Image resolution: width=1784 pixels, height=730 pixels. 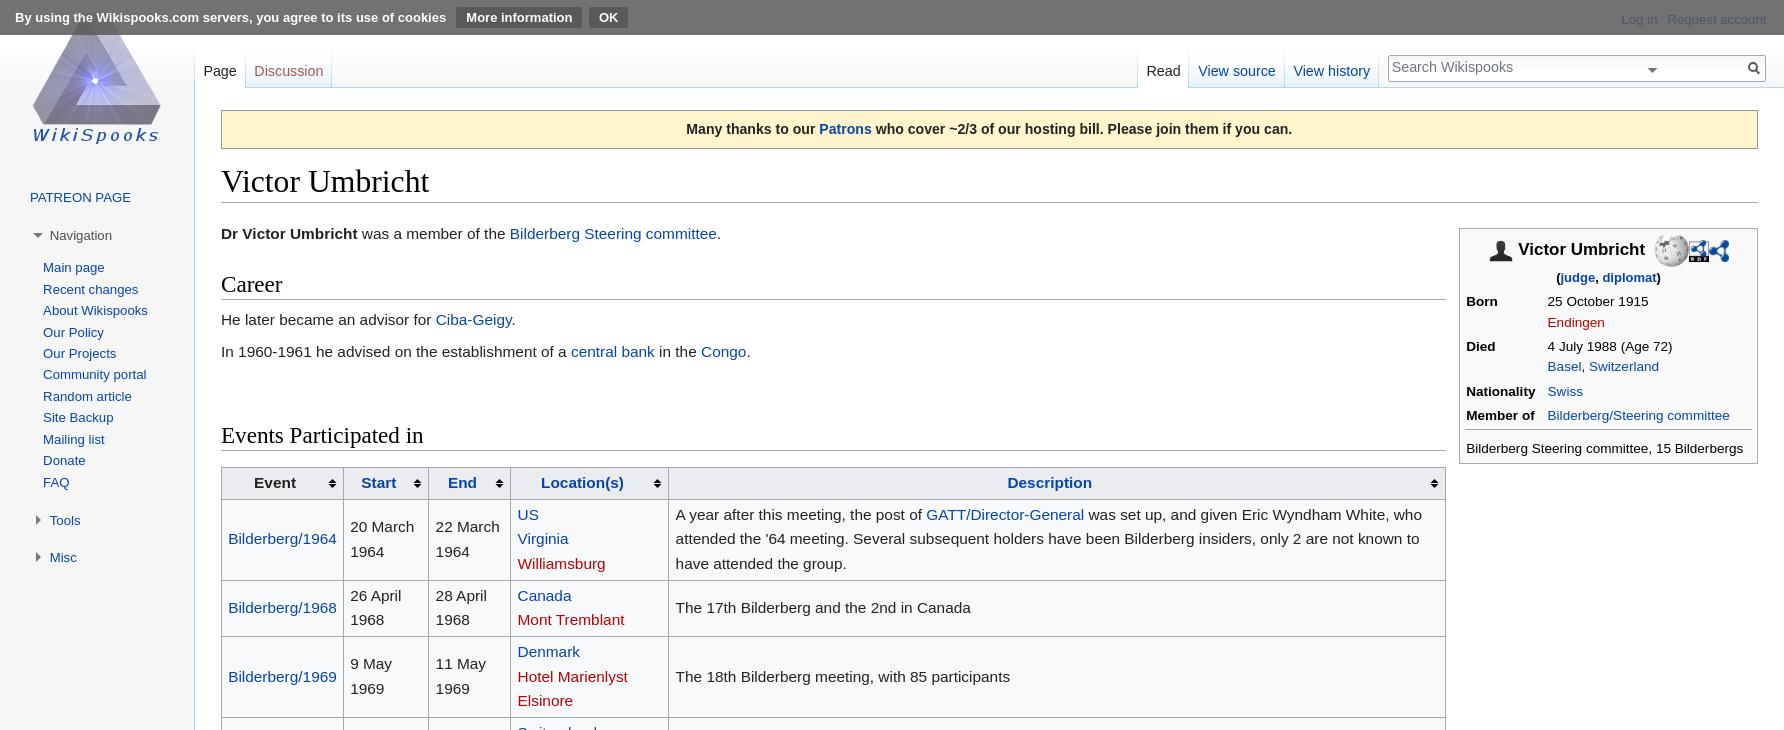 I want to click on 'diplomat', so click(x=1628, y=277).